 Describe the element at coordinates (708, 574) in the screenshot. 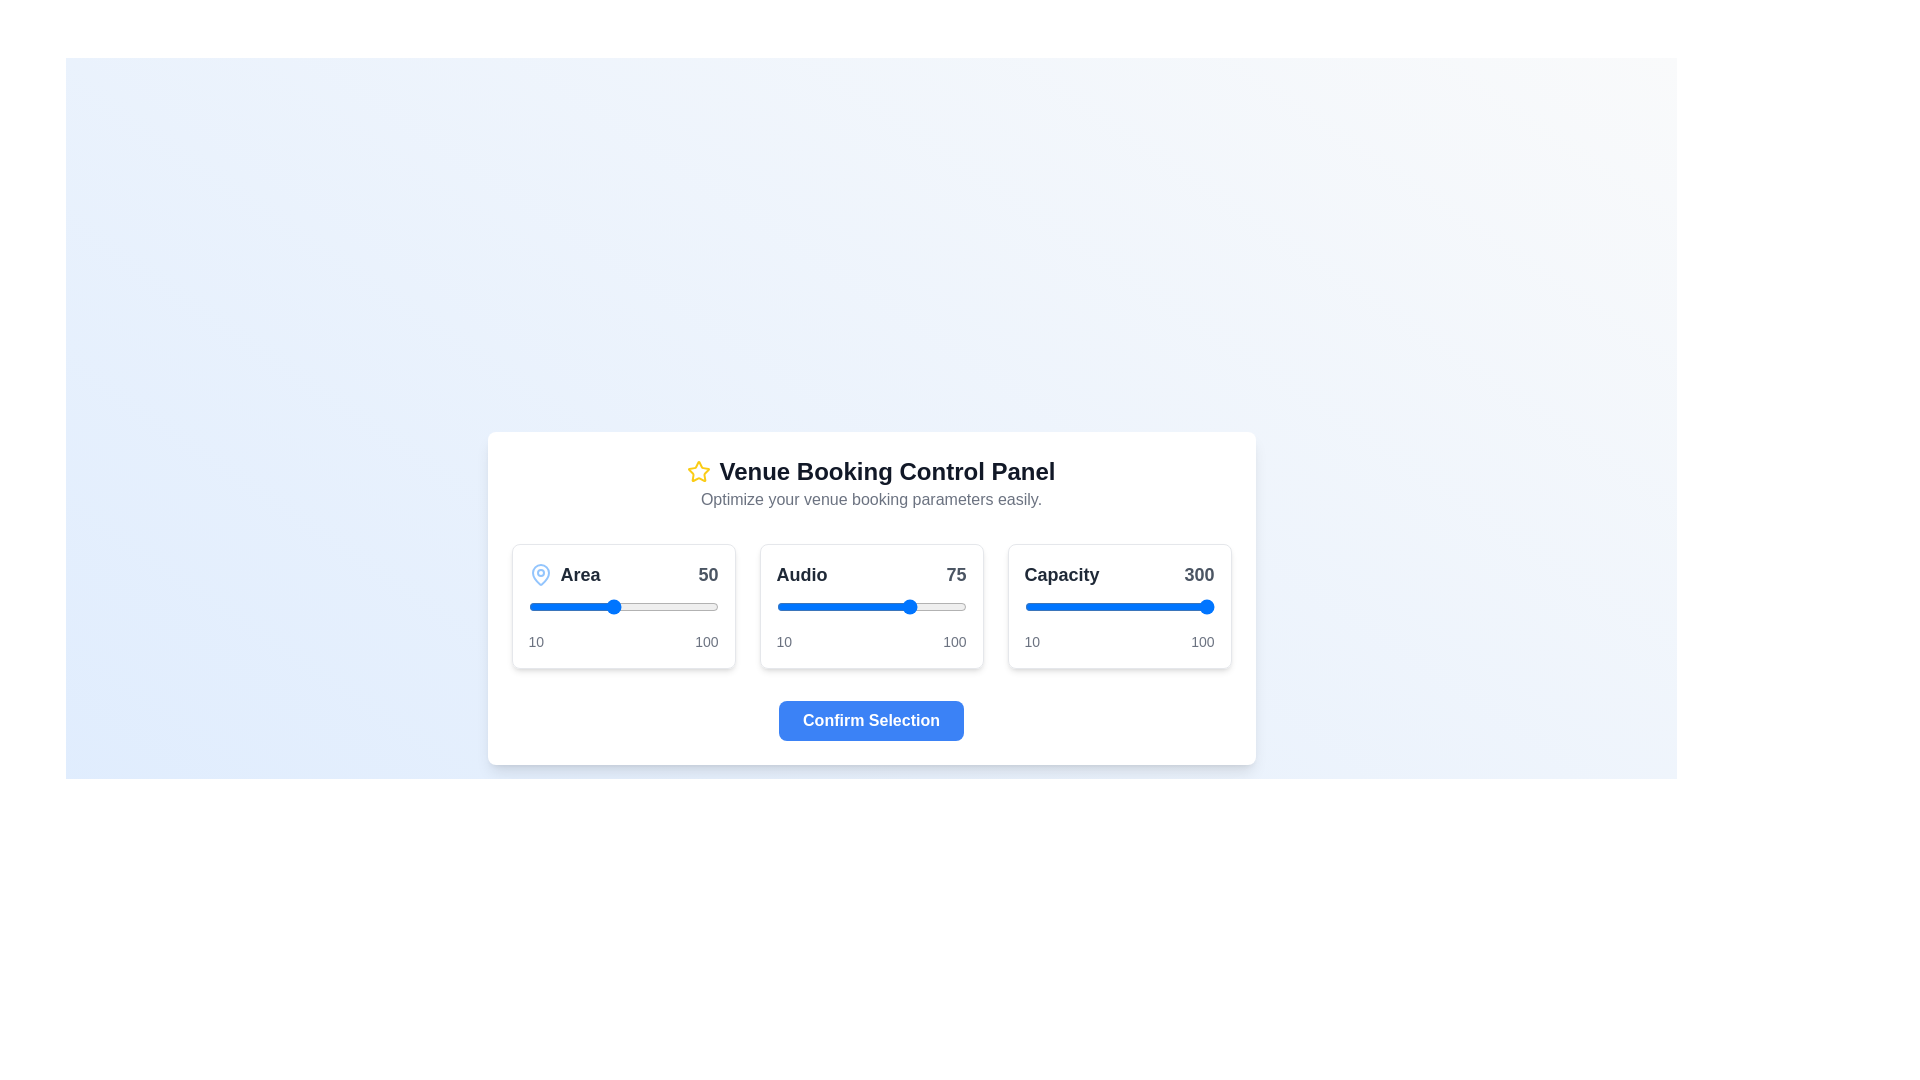

I see `the small gray text label displaying the number '50', which is positioned to the right of the 'Area' label` at that location.